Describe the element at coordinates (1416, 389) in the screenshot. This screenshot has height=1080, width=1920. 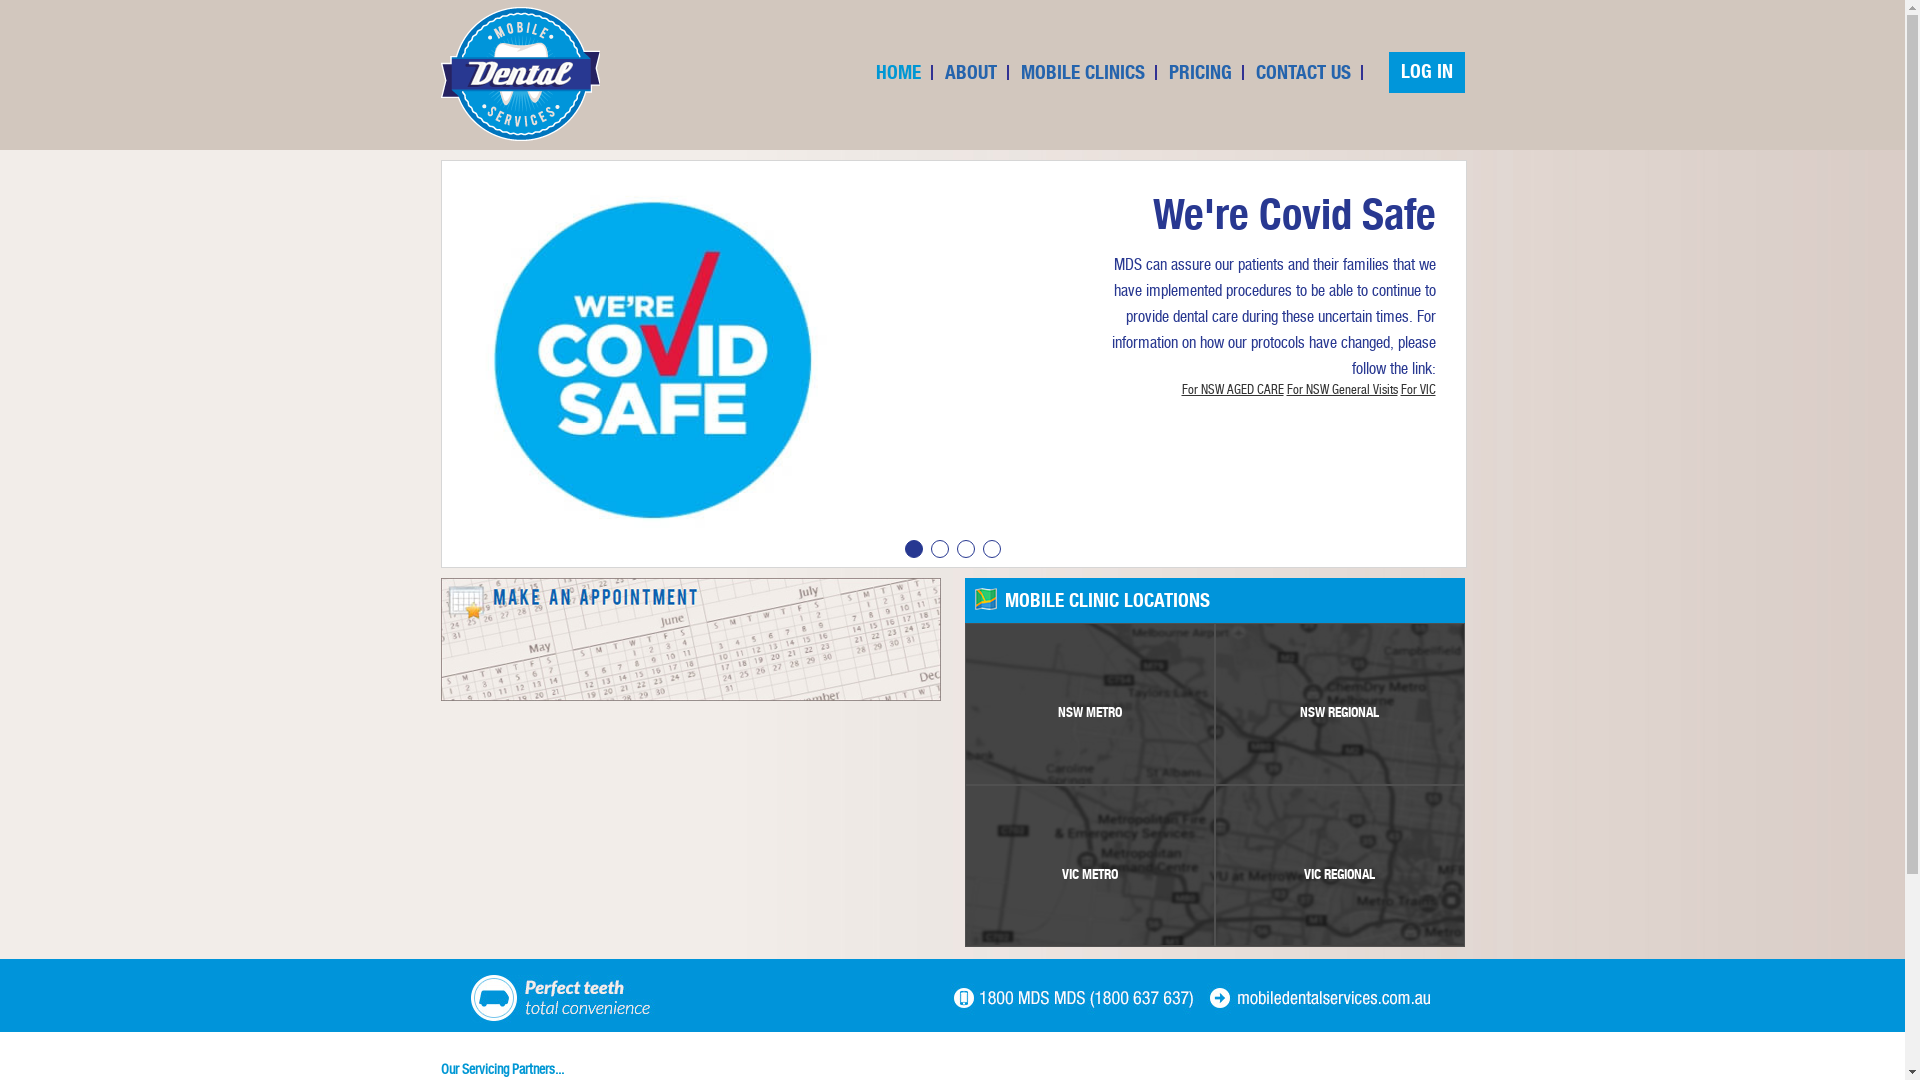
I see `'For VIC'` at that location.